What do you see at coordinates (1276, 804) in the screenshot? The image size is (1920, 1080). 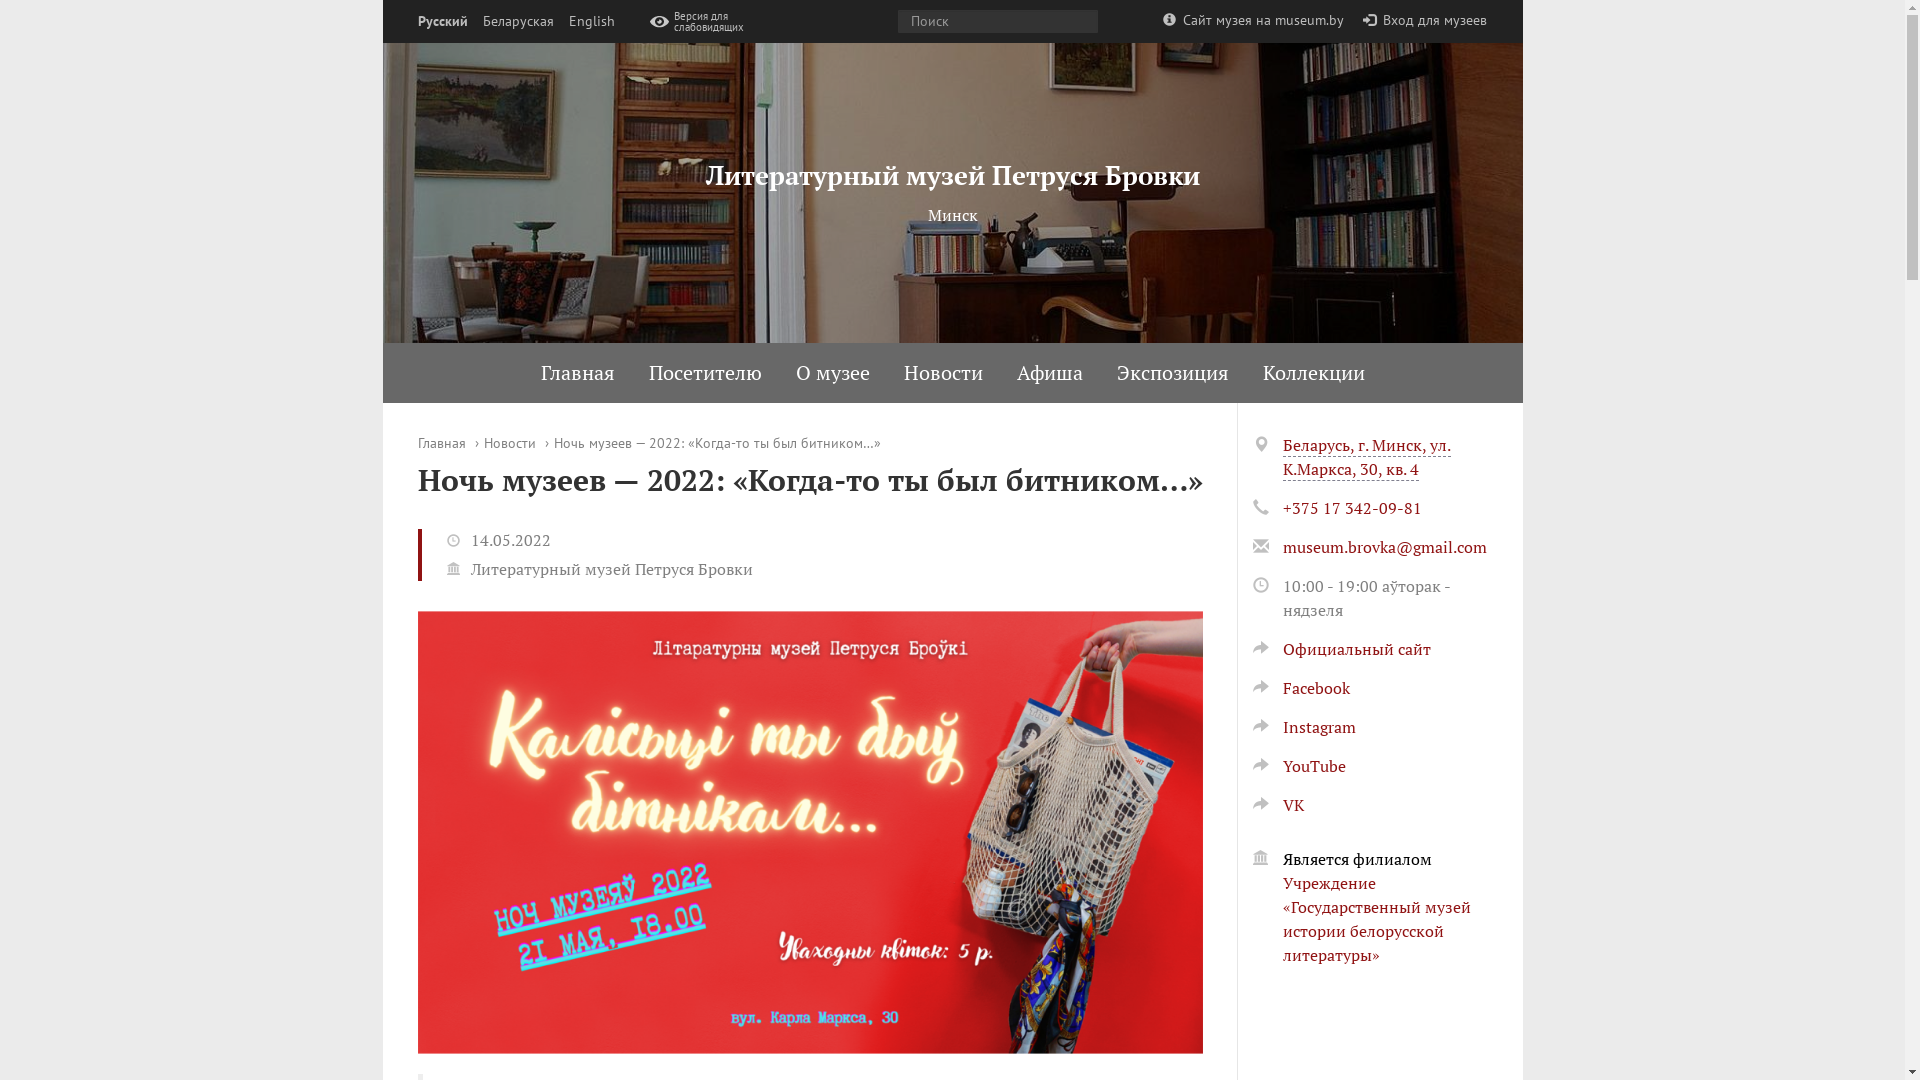 I see `'VK'` at bounding box center [1276, 804].